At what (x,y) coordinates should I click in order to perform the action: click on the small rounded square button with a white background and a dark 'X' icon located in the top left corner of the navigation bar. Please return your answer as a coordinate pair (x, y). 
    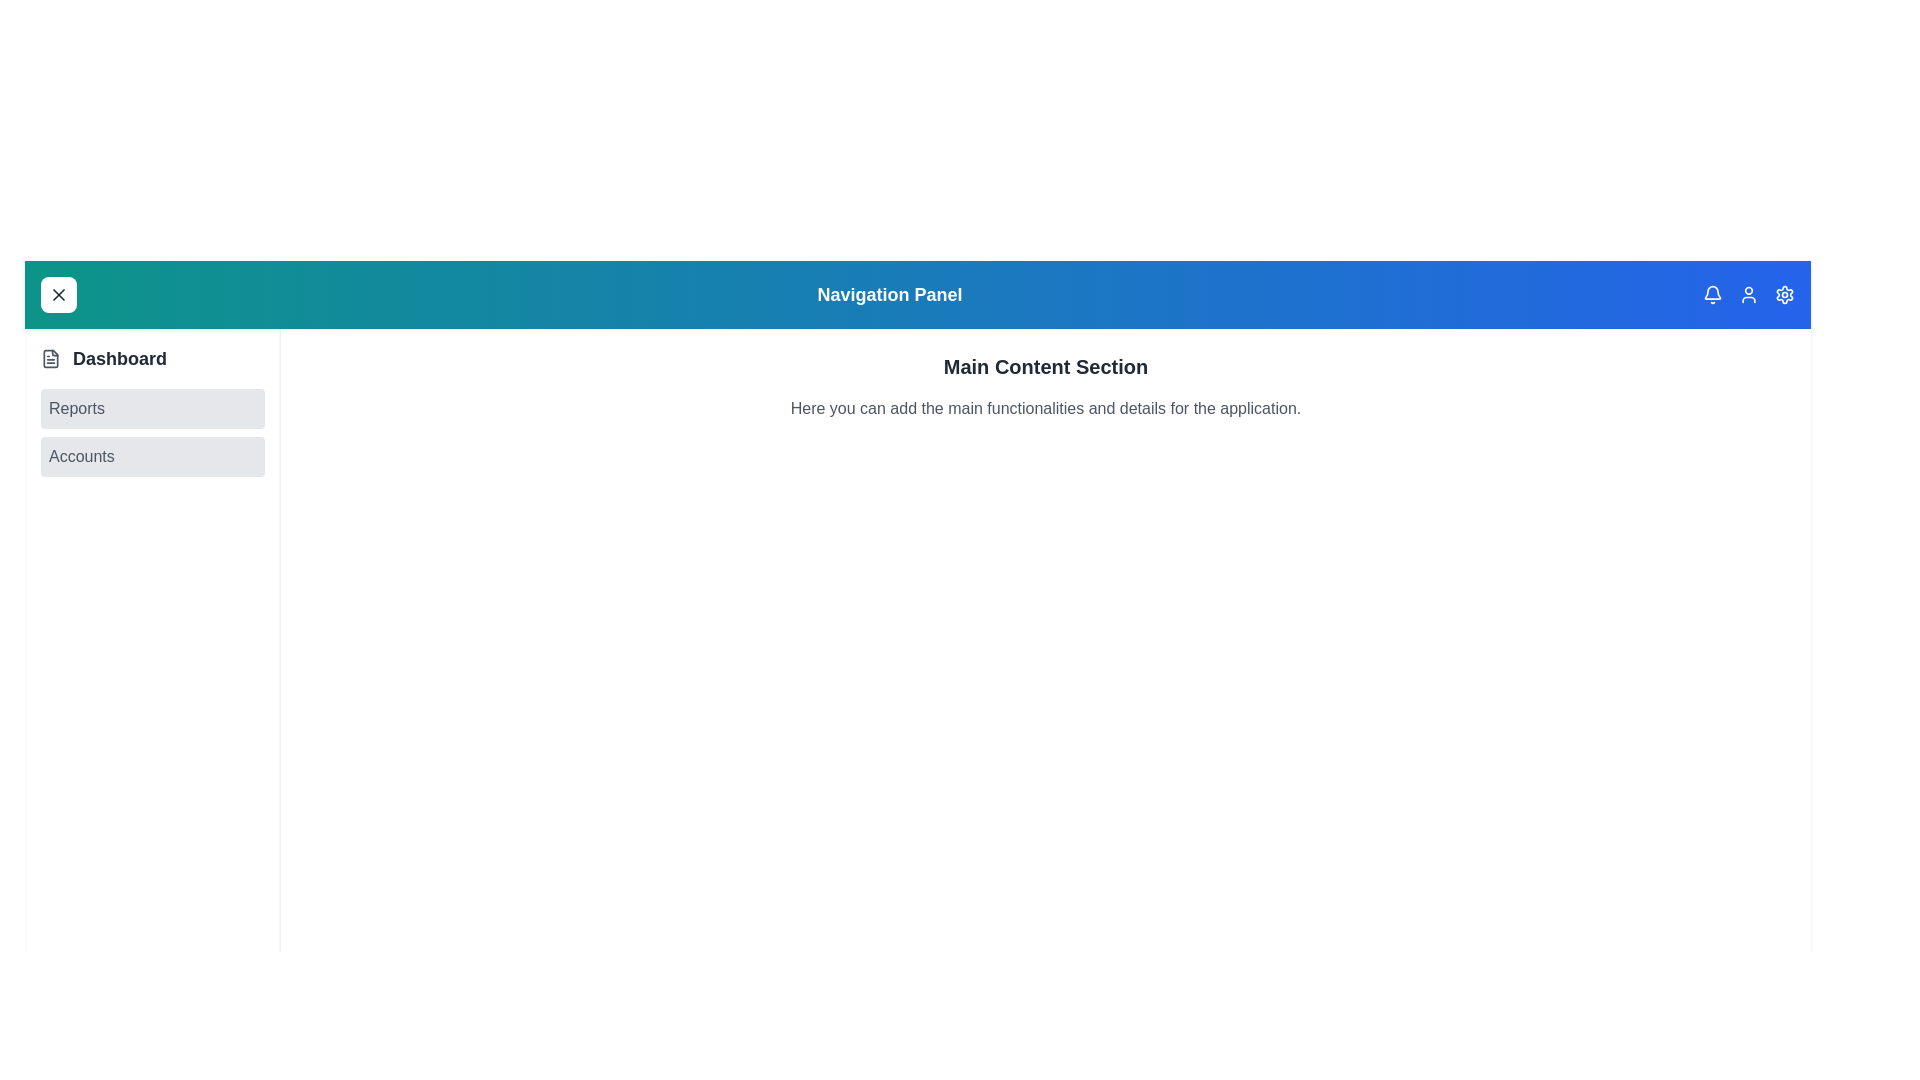
    Looking at the image, I should click on (58, 294).